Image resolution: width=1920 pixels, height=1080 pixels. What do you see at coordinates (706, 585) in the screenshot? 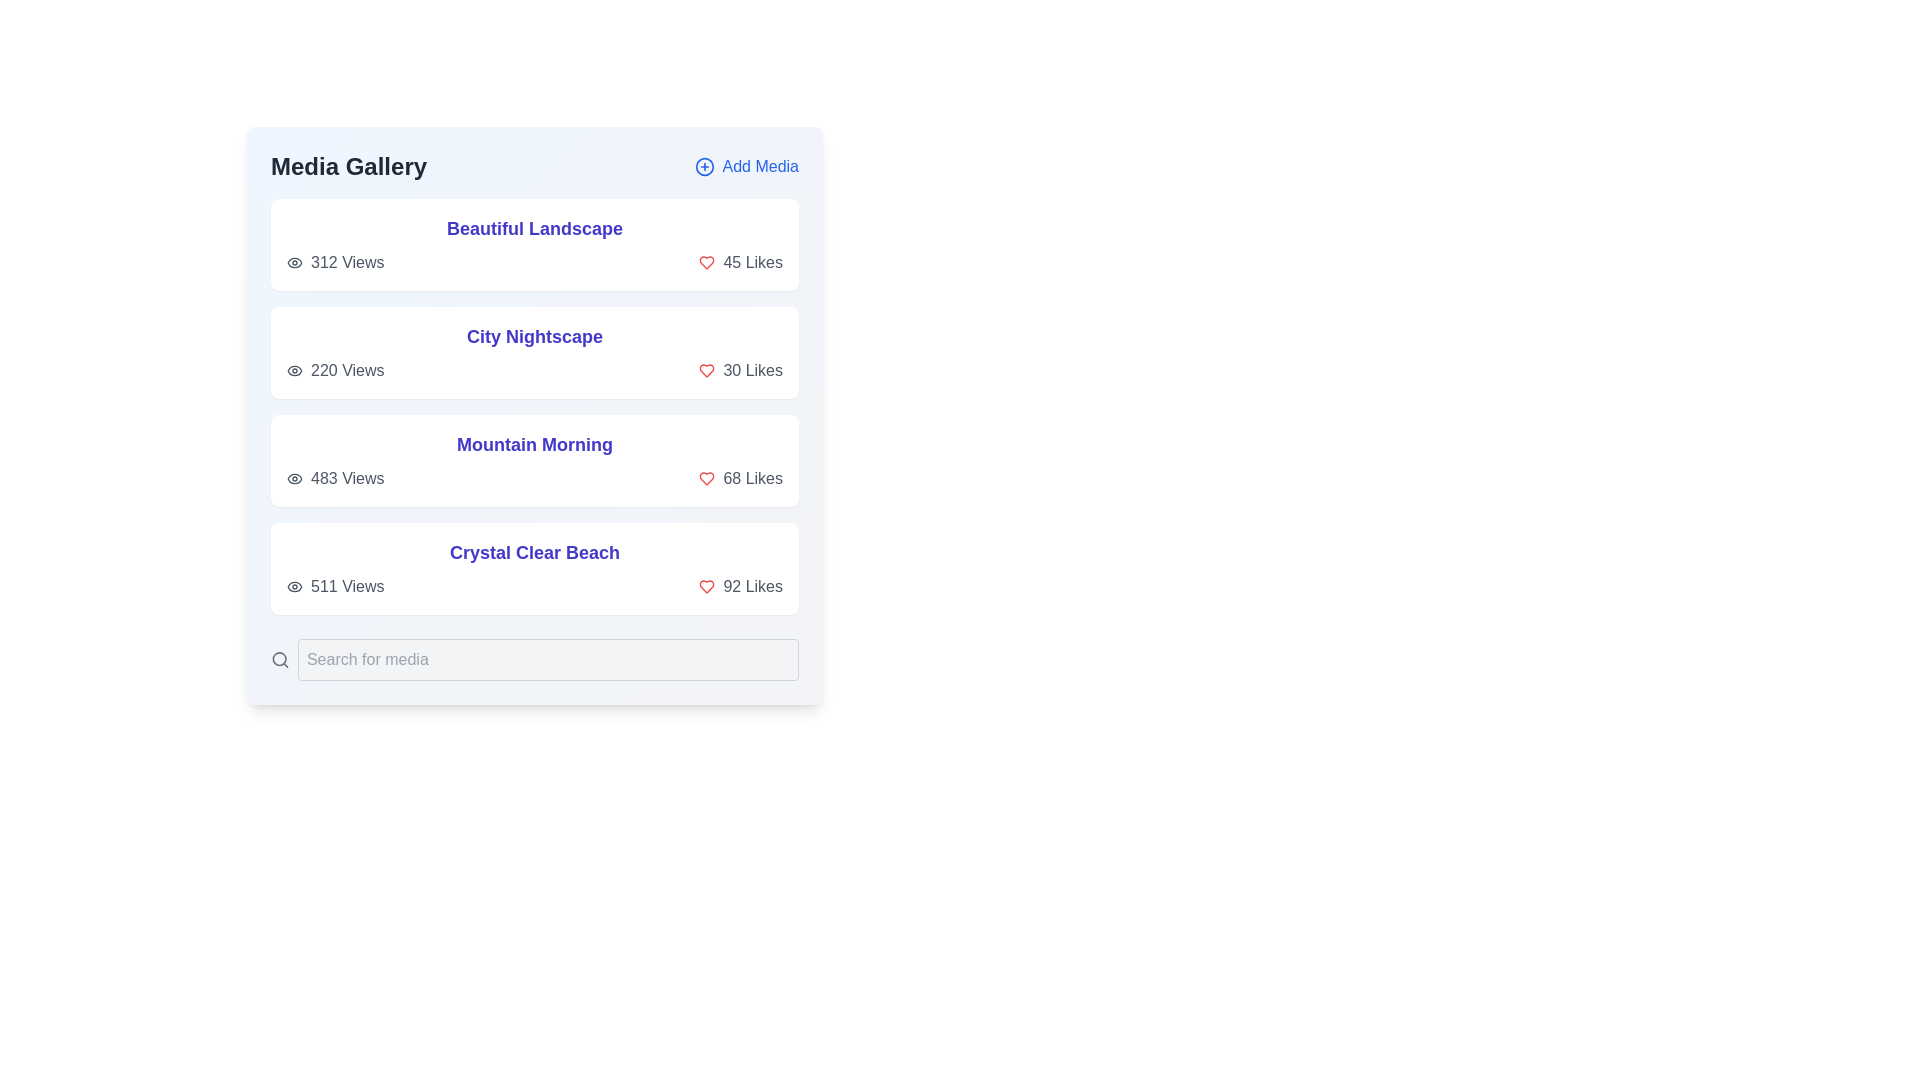
I see `the likes icon for the item titled Crystal Clear Beach` at bounding box center [706, 585].